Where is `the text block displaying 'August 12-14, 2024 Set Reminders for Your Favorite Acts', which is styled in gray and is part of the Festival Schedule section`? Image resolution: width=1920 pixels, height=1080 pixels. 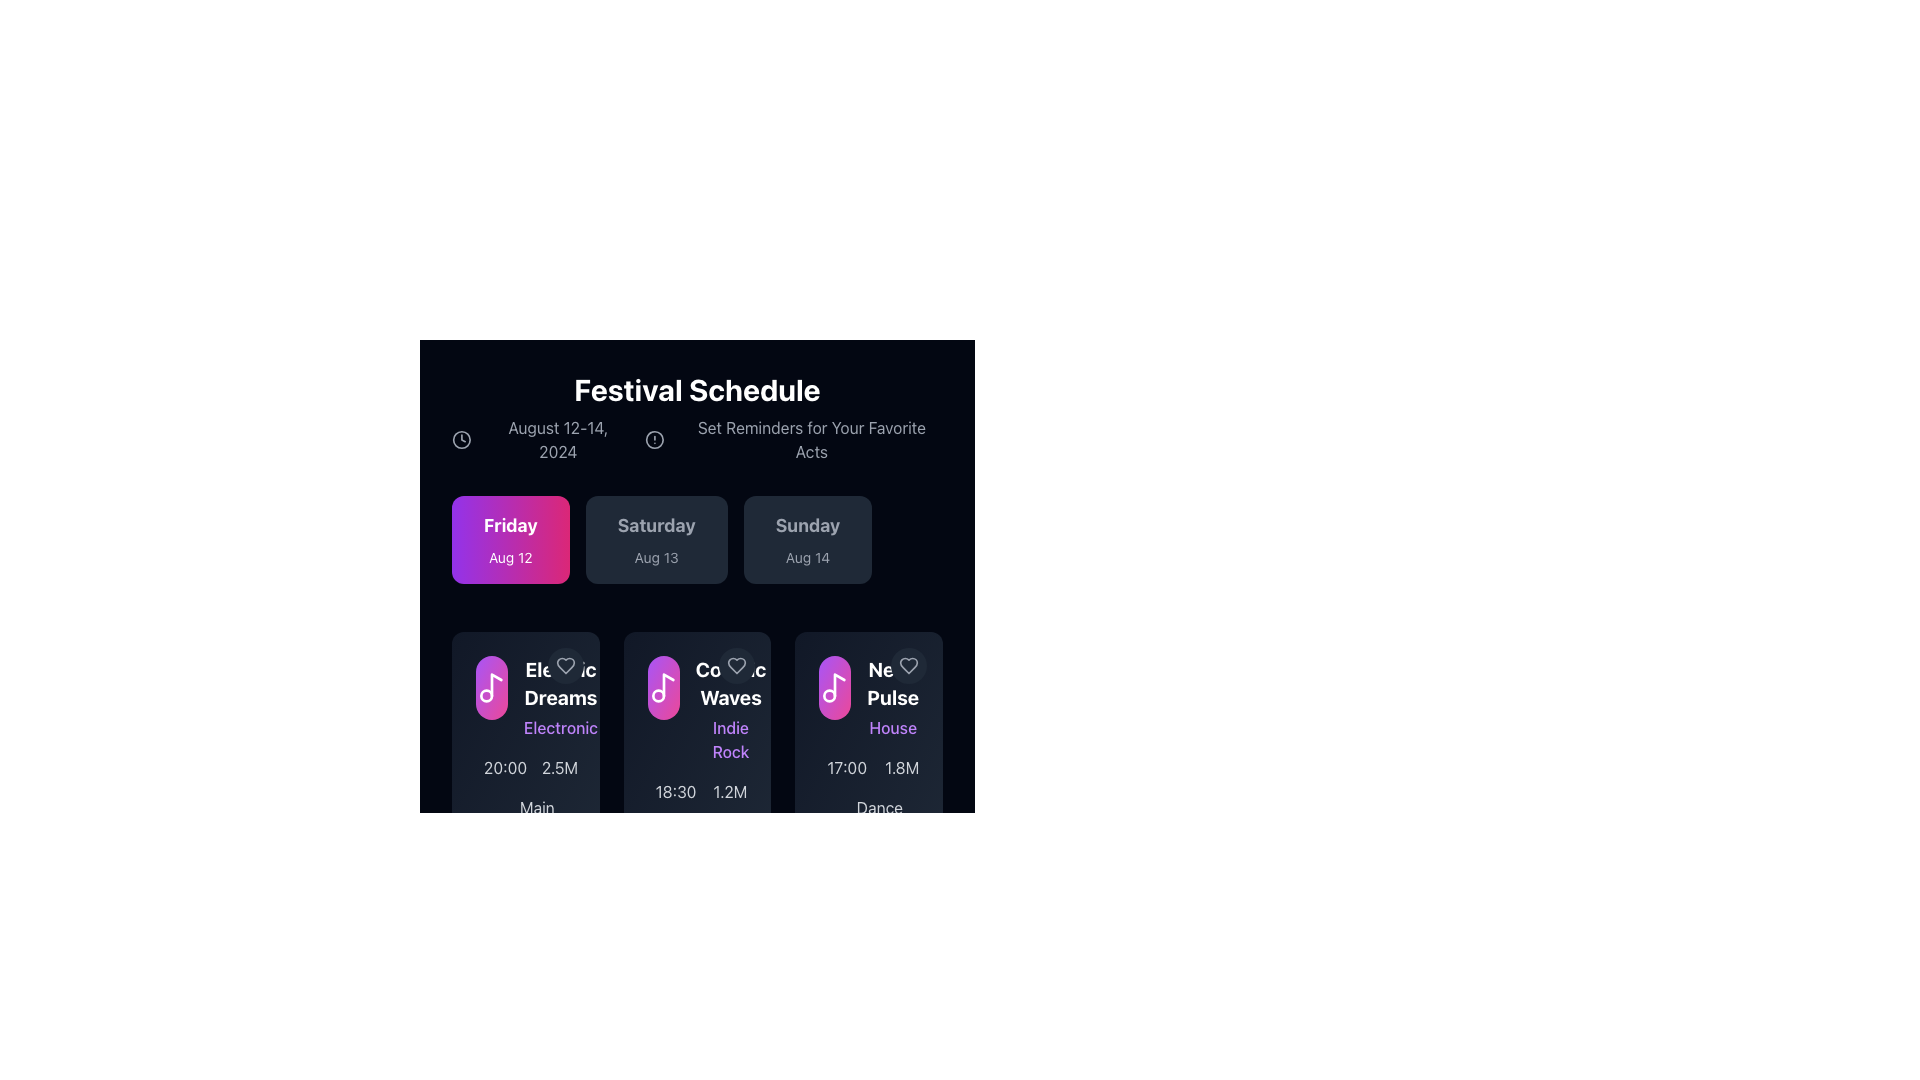
the text block displaying 'August 12-14, 2024 Set Reminders for Your Favorite Acts', which is styled in gray and is part of the Festival Schedule section is located at coordinates (697, 438).